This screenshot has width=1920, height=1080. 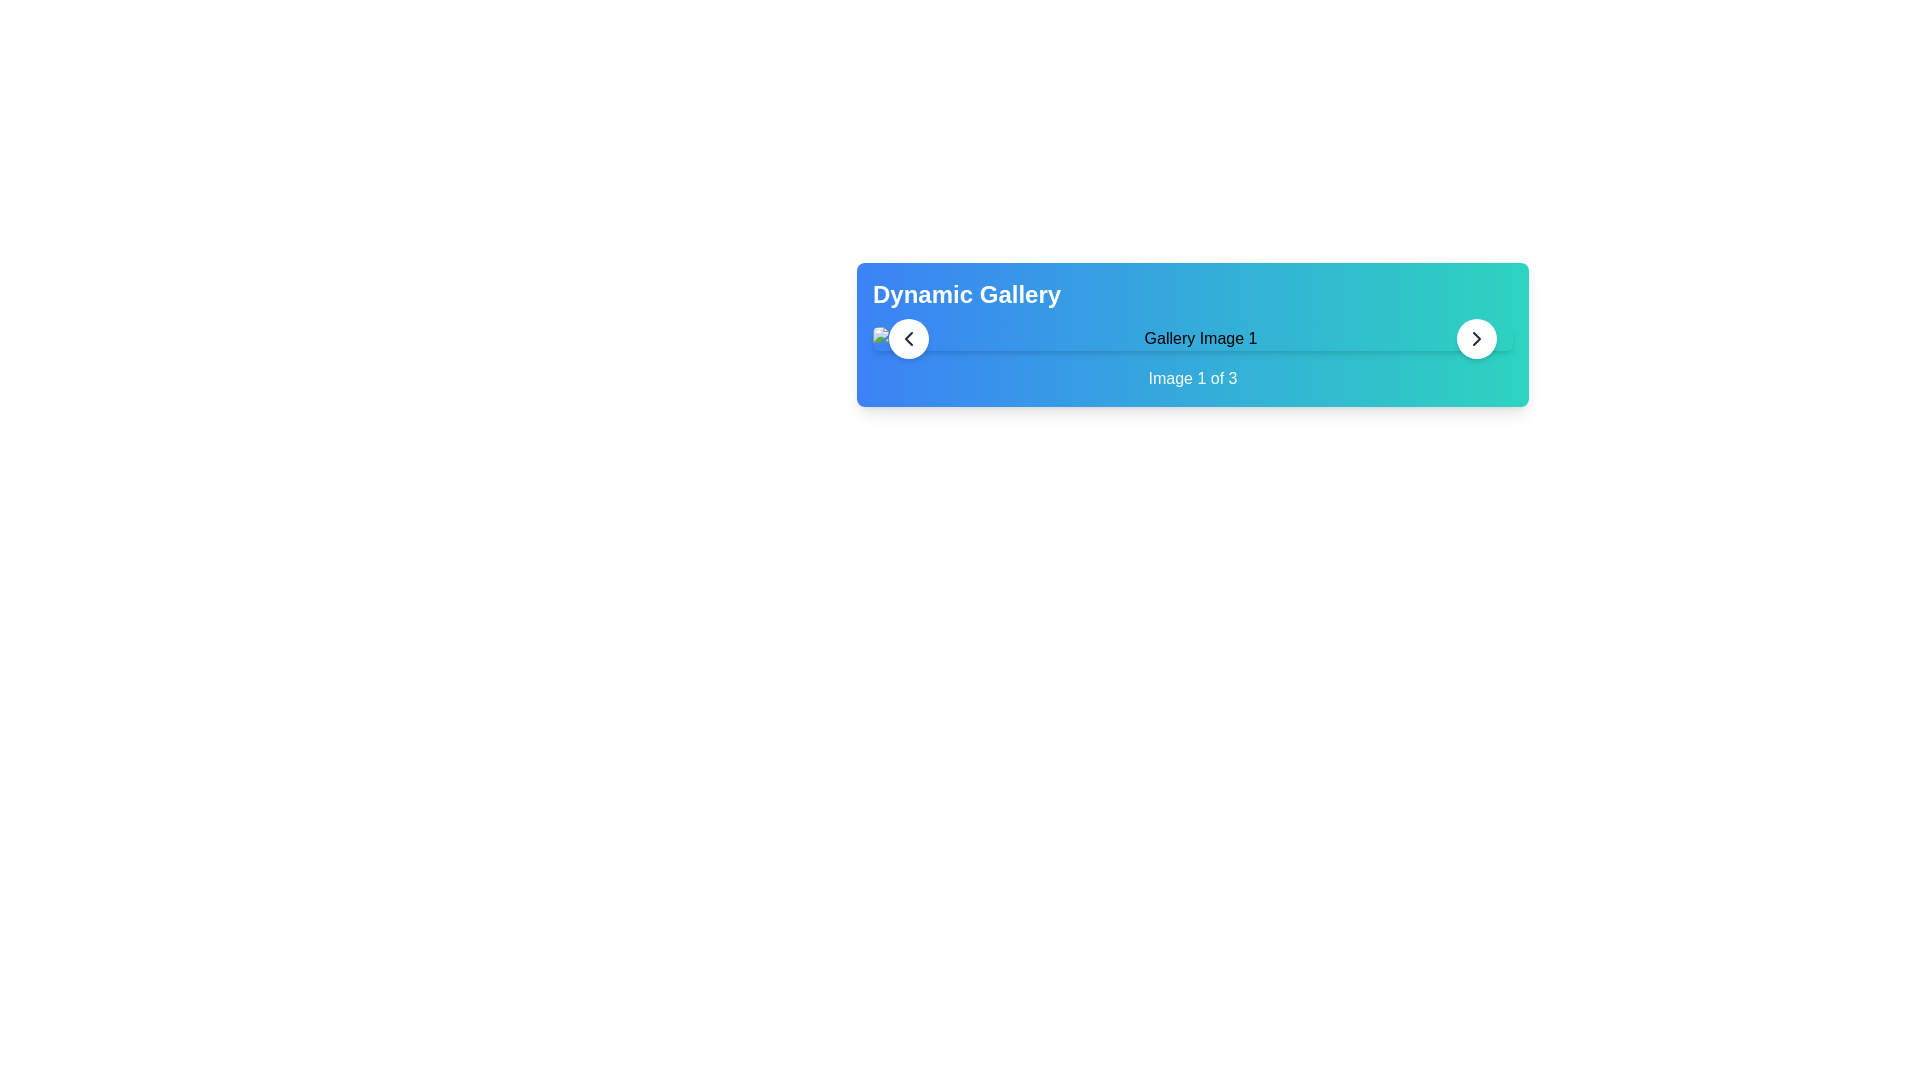 What do you see at coordinates (1477, 338) in the screenshot?
I see `the small black triangular arrow pointing to the right, which serves as the next or forward icon in the navigation of the gallery component` at bounding box center [1477, 338].